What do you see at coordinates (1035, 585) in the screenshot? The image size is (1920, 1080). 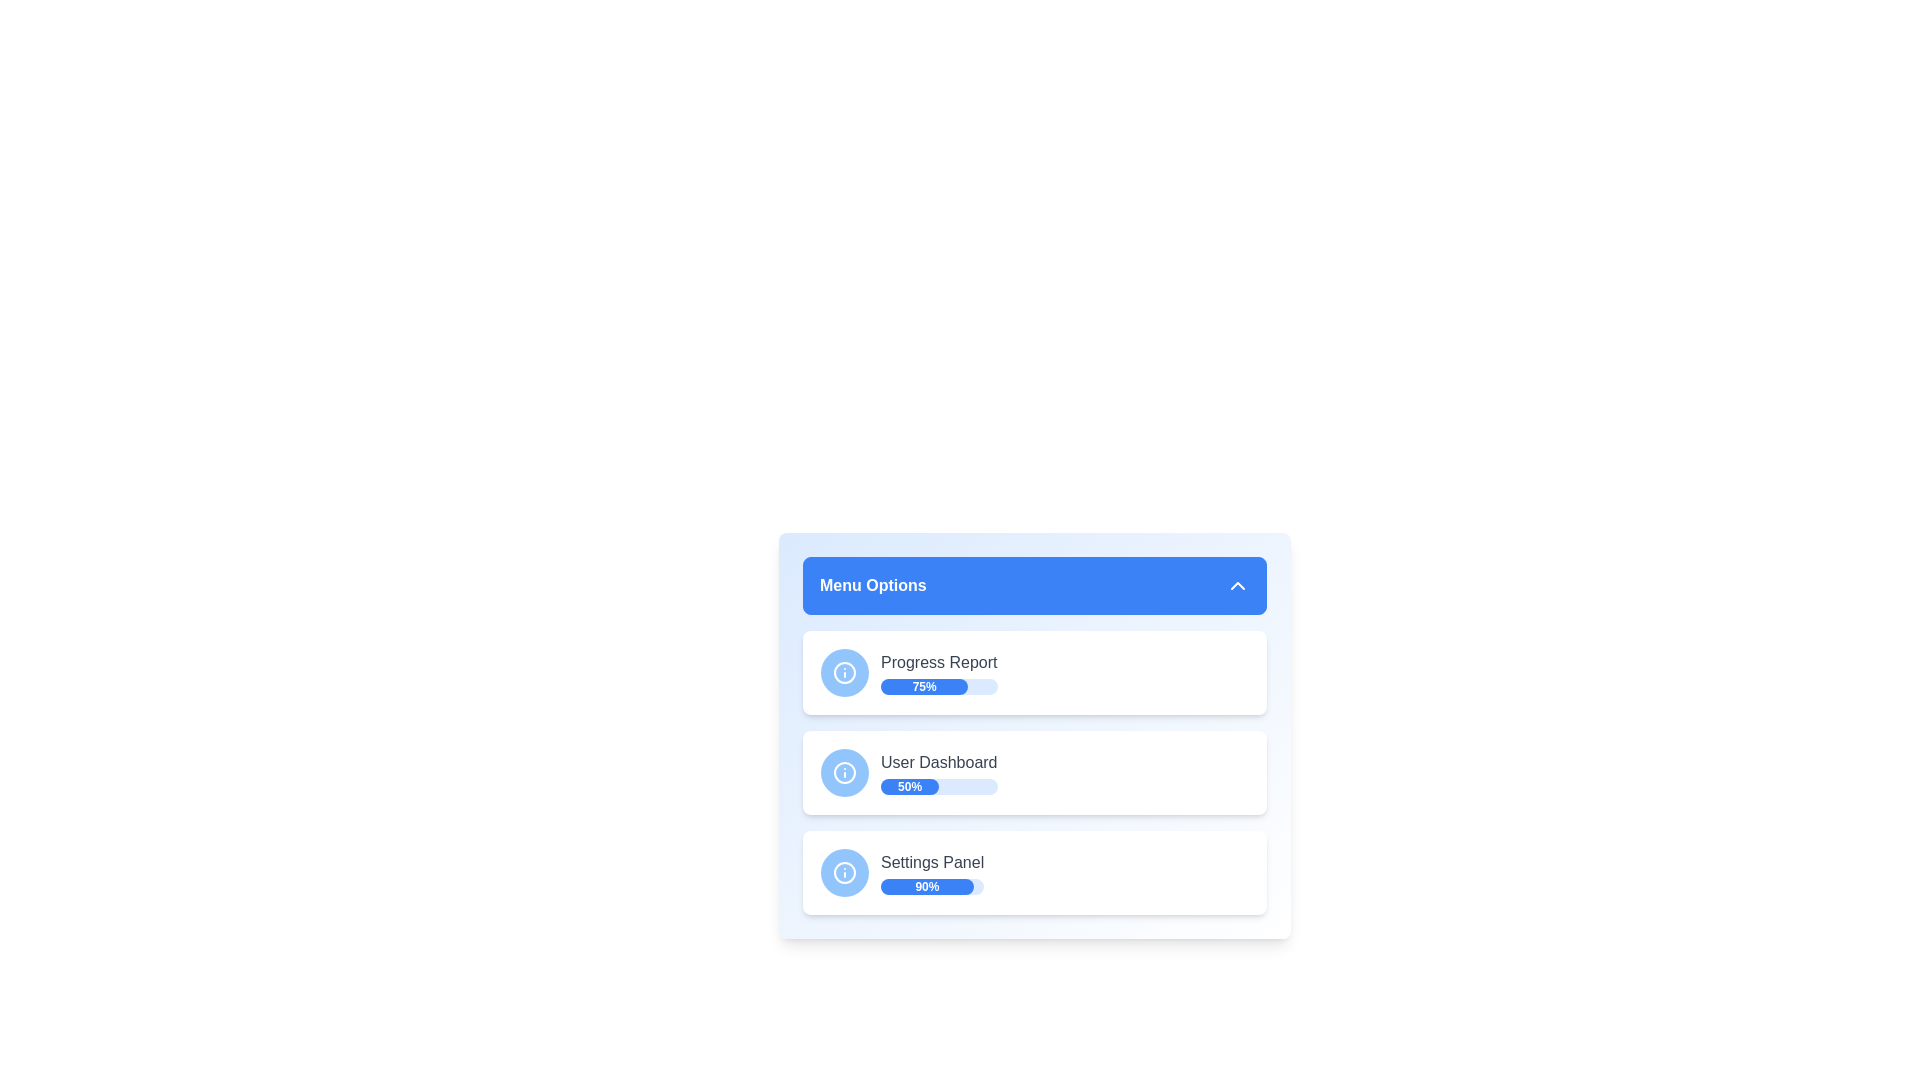 I see `the 'Menu Options' button to toggle the menu visibility` at bounding box center [1035, 585].